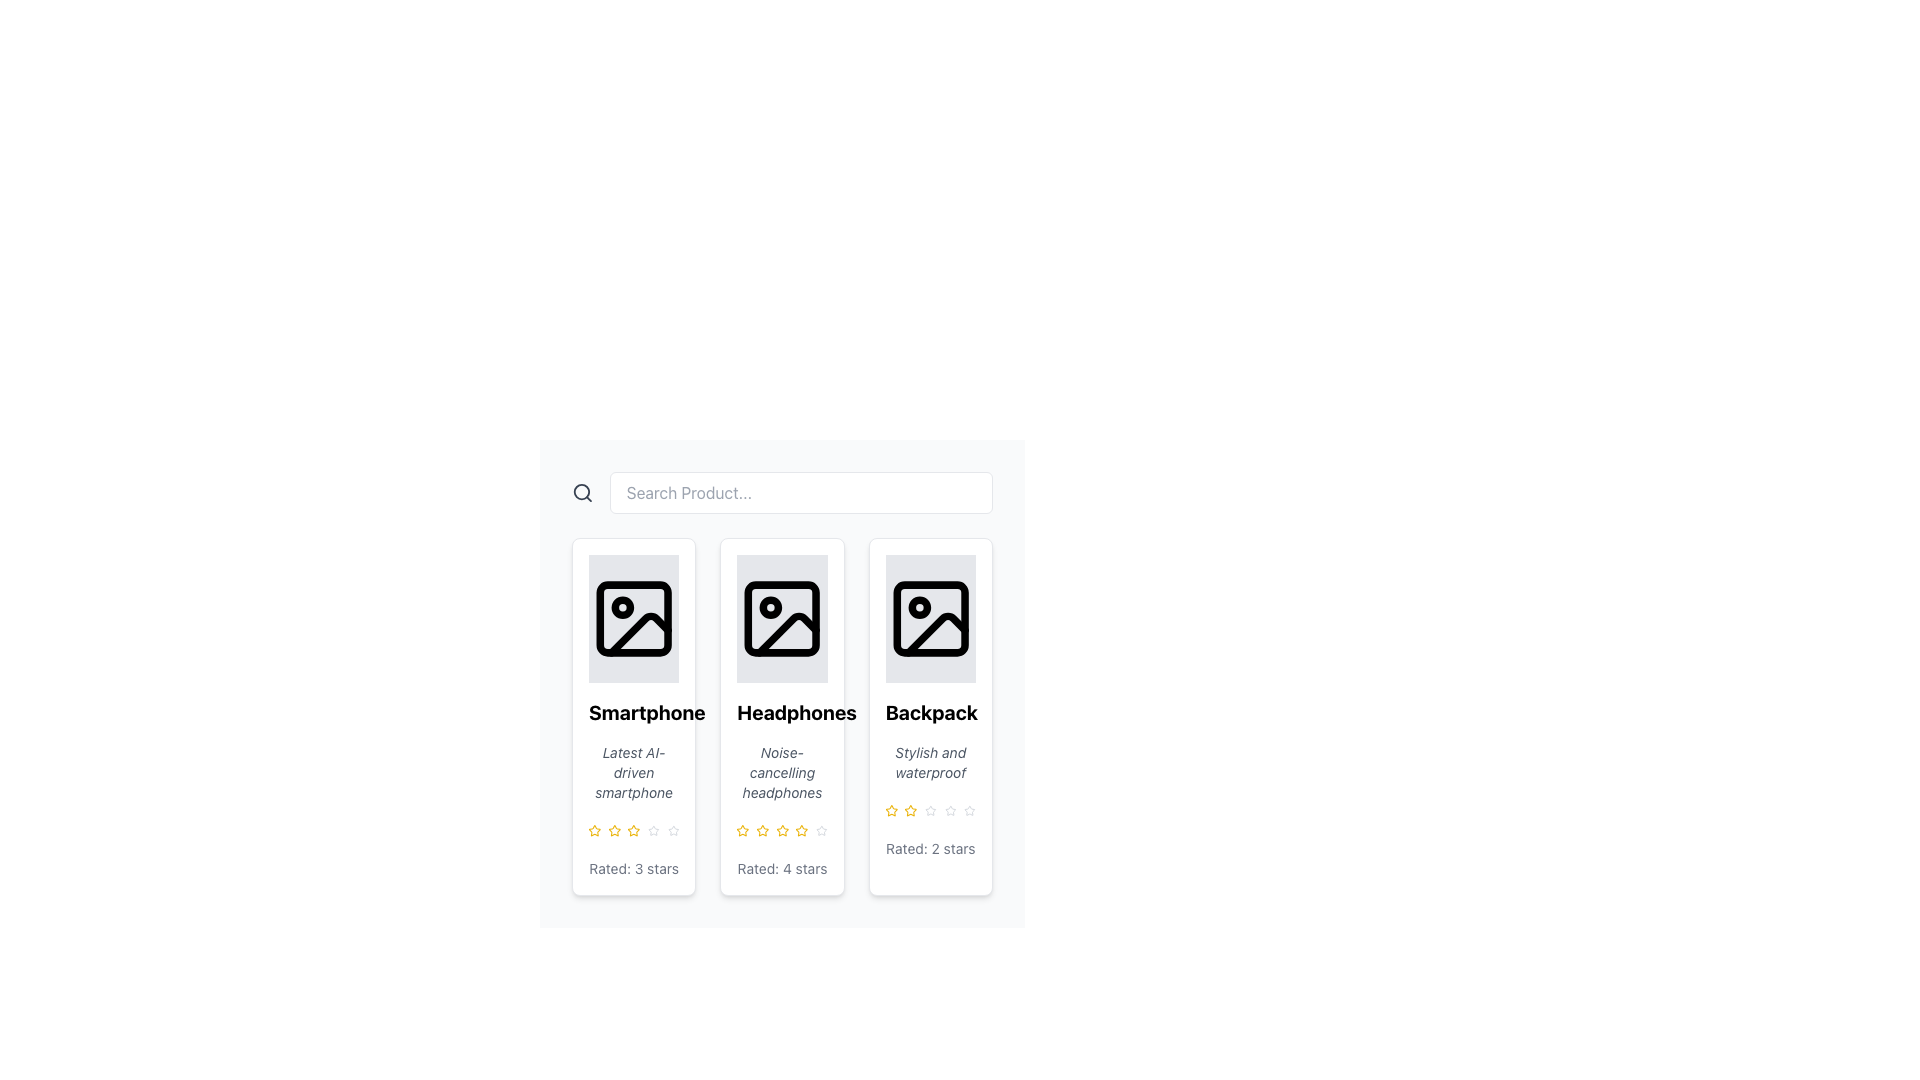  What do you see at coordinates (929, 712) in the screenshot?
I see `the title text of the product located in the third card of the horizontally arranged grid, positioned beneath the product image and above the description text` at bounding box center [929, 712].